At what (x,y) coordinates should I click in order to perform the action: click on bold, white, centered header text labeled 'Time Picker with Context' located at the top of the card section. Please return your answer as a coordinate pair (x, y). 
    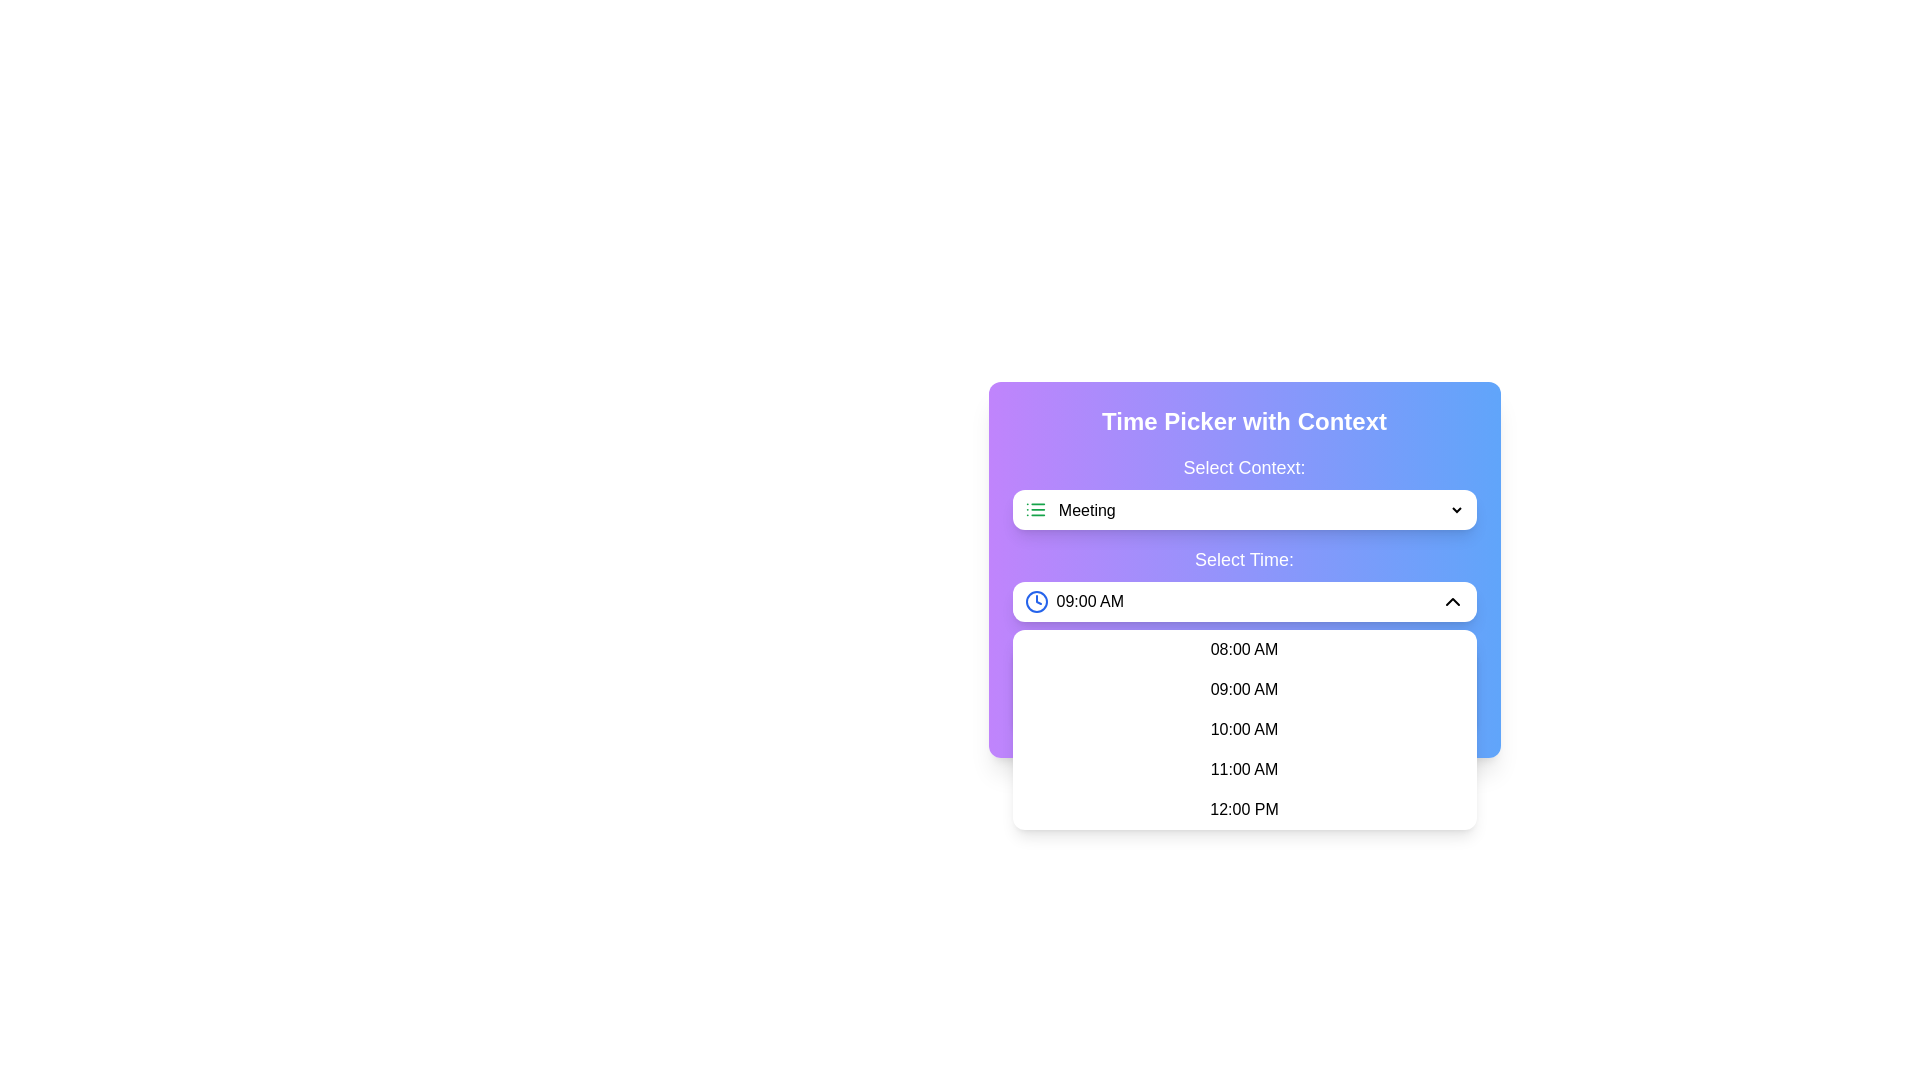
    Looking at the image, I should click on (1243, 420).